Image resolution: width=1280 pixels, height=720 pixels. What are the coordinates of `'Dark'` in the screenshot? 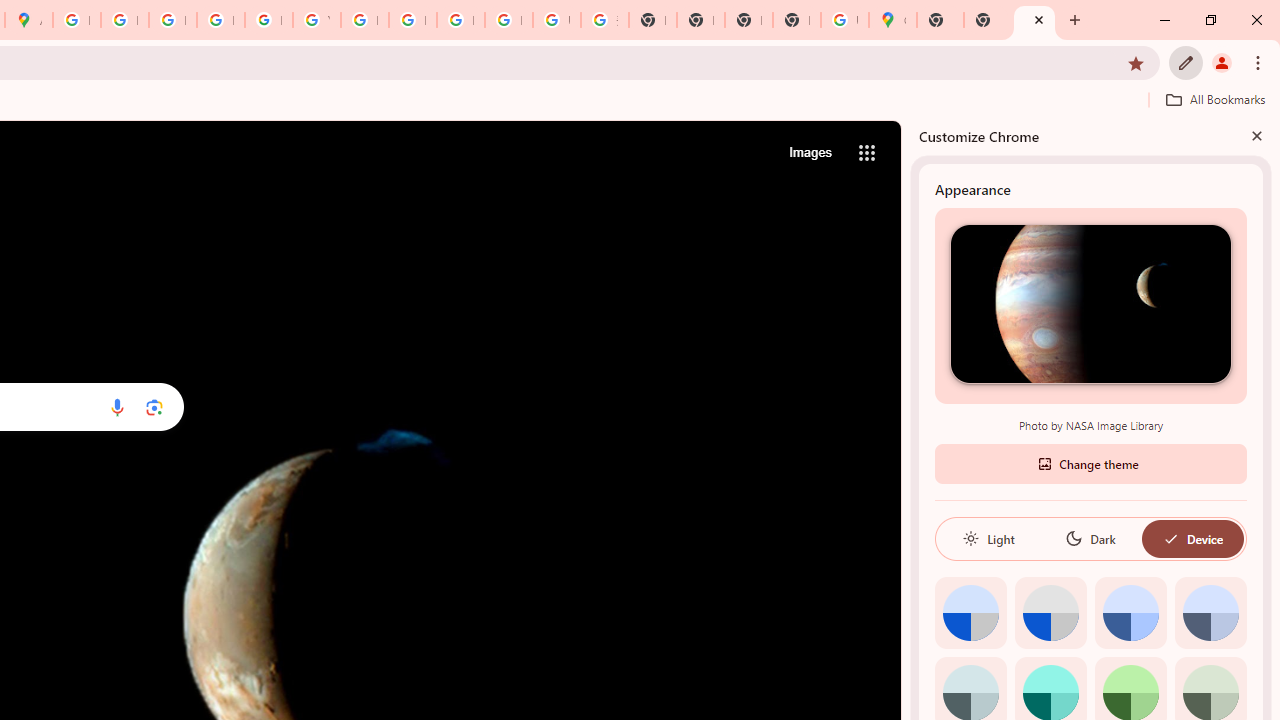 It's located at (1089, 537).